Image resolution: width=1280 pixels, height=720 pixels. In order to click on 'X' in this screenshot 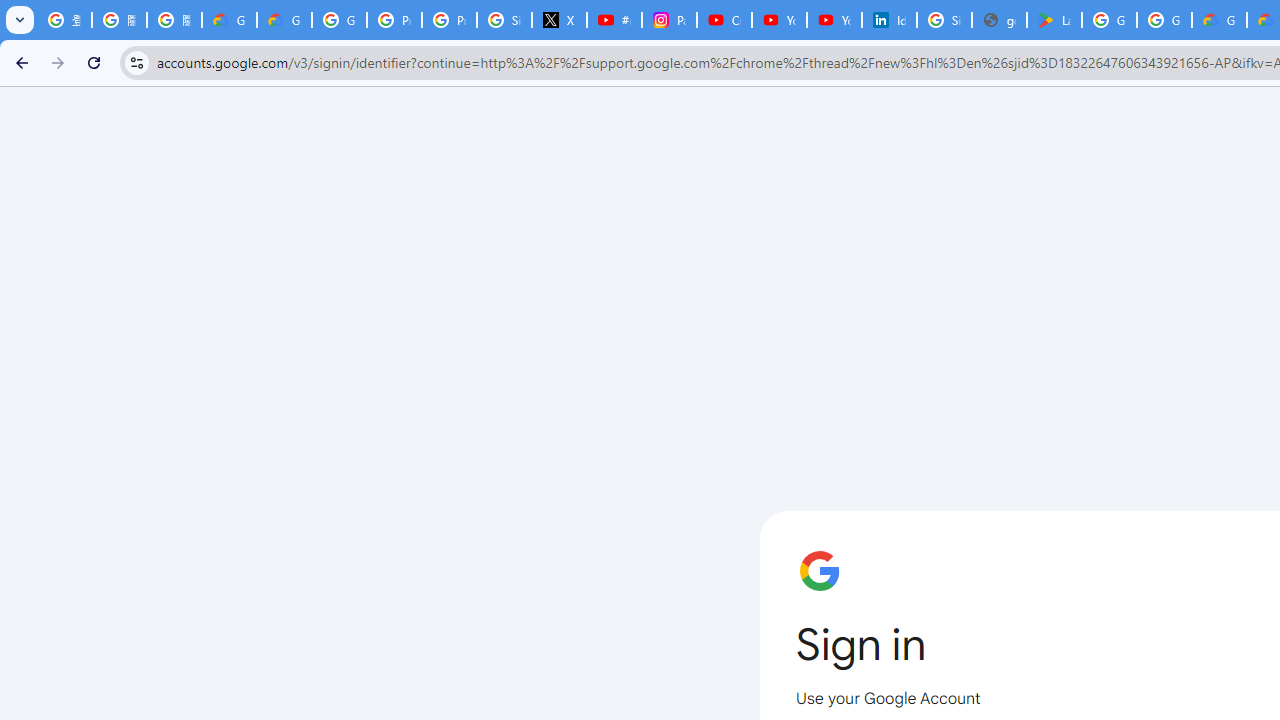, I will do `click(560, 20)`.